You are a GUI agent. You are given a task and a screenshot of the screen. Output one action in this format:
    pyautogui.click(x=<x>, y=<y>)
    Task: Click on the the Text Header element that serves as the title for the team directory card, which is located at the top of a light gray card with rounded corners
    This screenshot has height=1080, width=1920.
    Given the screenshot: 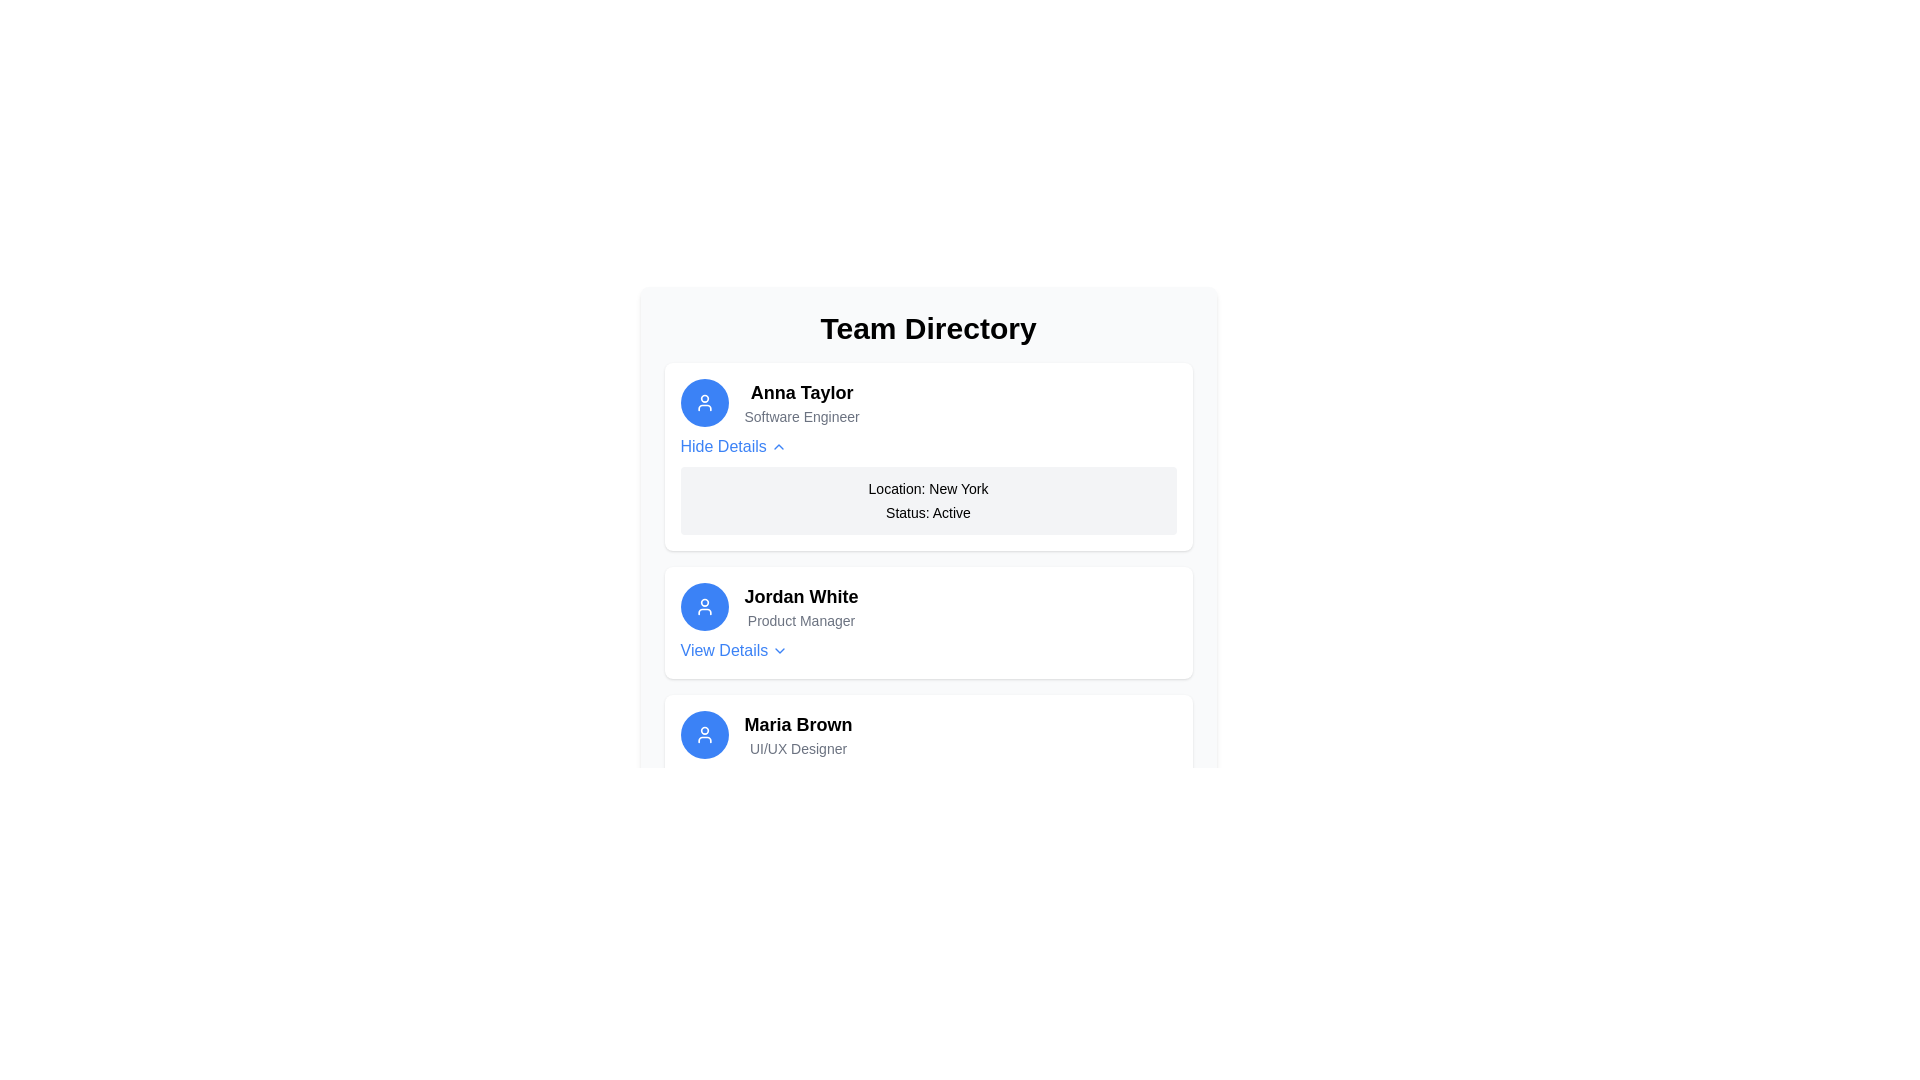 What is the action you would take?
    pyautogui.click(x=927, y=327)
    